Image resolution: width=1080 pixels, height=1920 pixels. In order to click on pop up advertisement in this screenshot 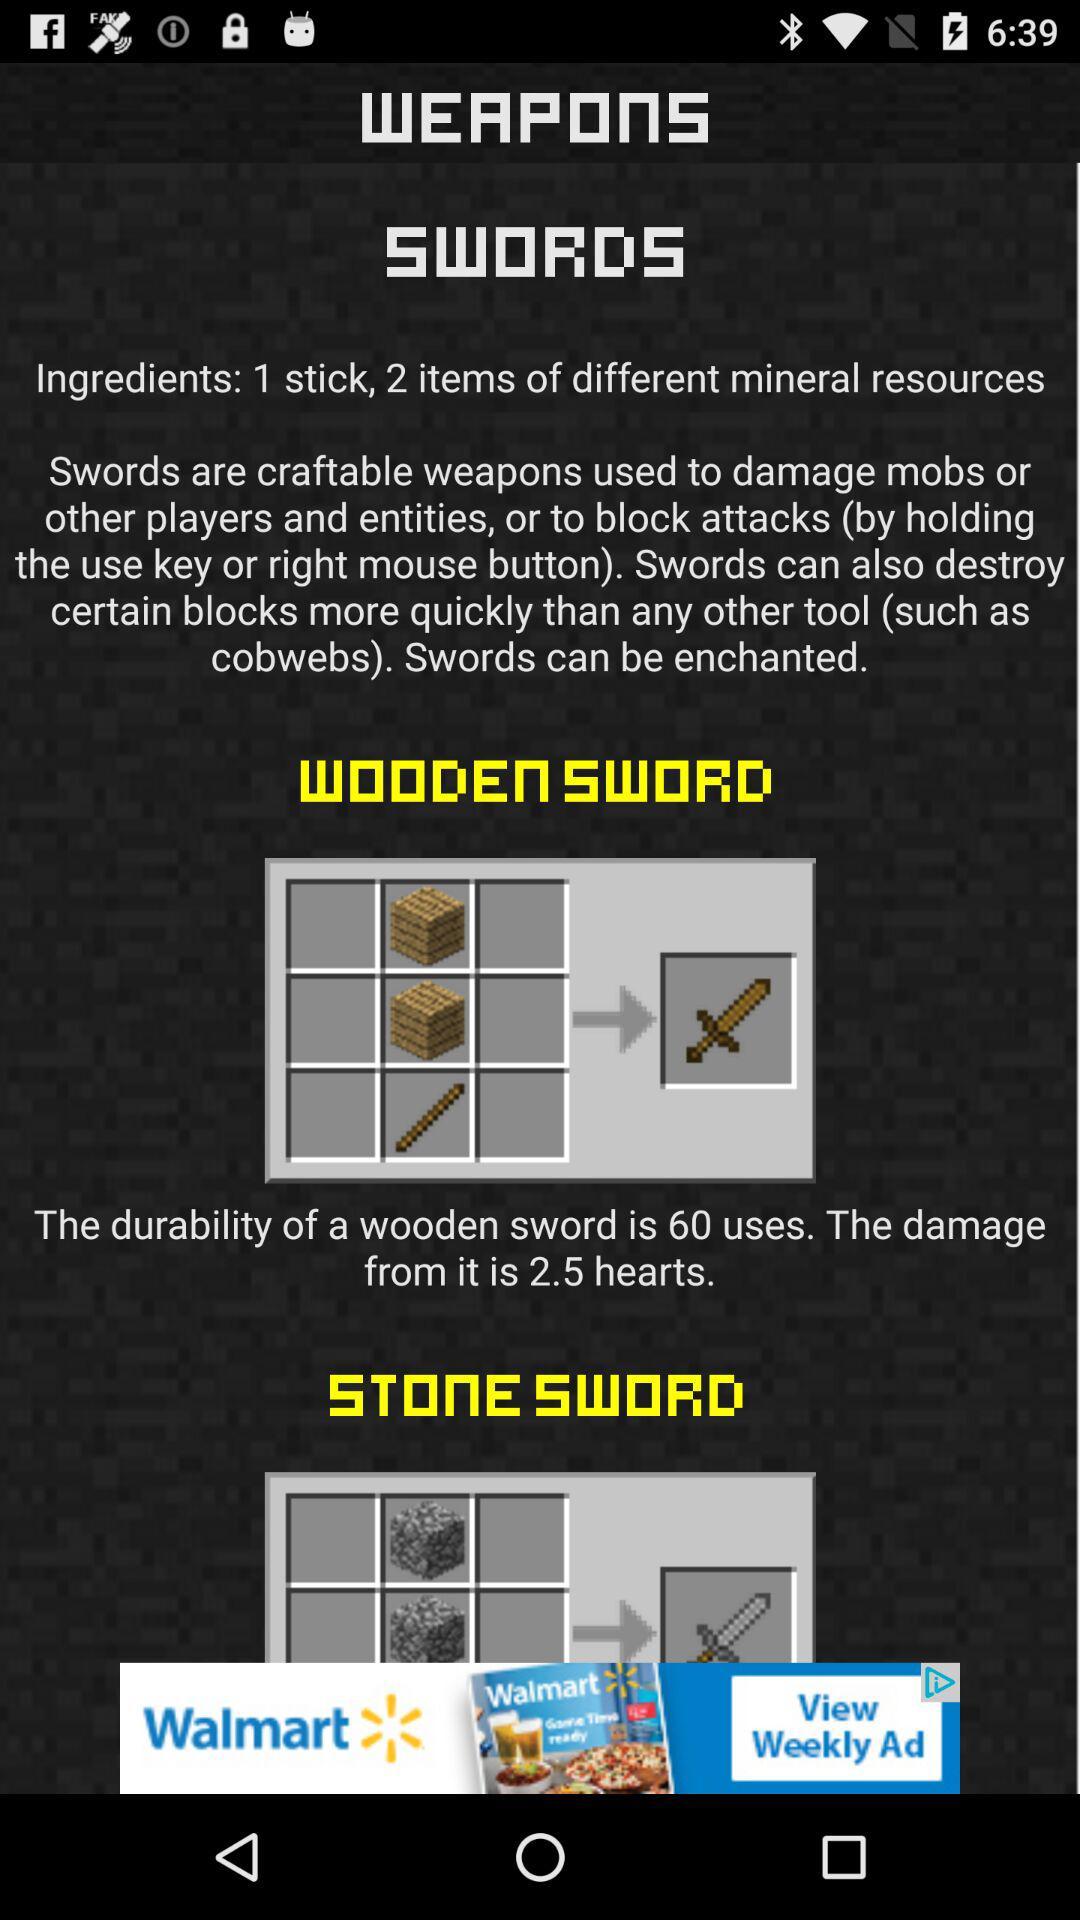, I will do `click(540, 1727)`.